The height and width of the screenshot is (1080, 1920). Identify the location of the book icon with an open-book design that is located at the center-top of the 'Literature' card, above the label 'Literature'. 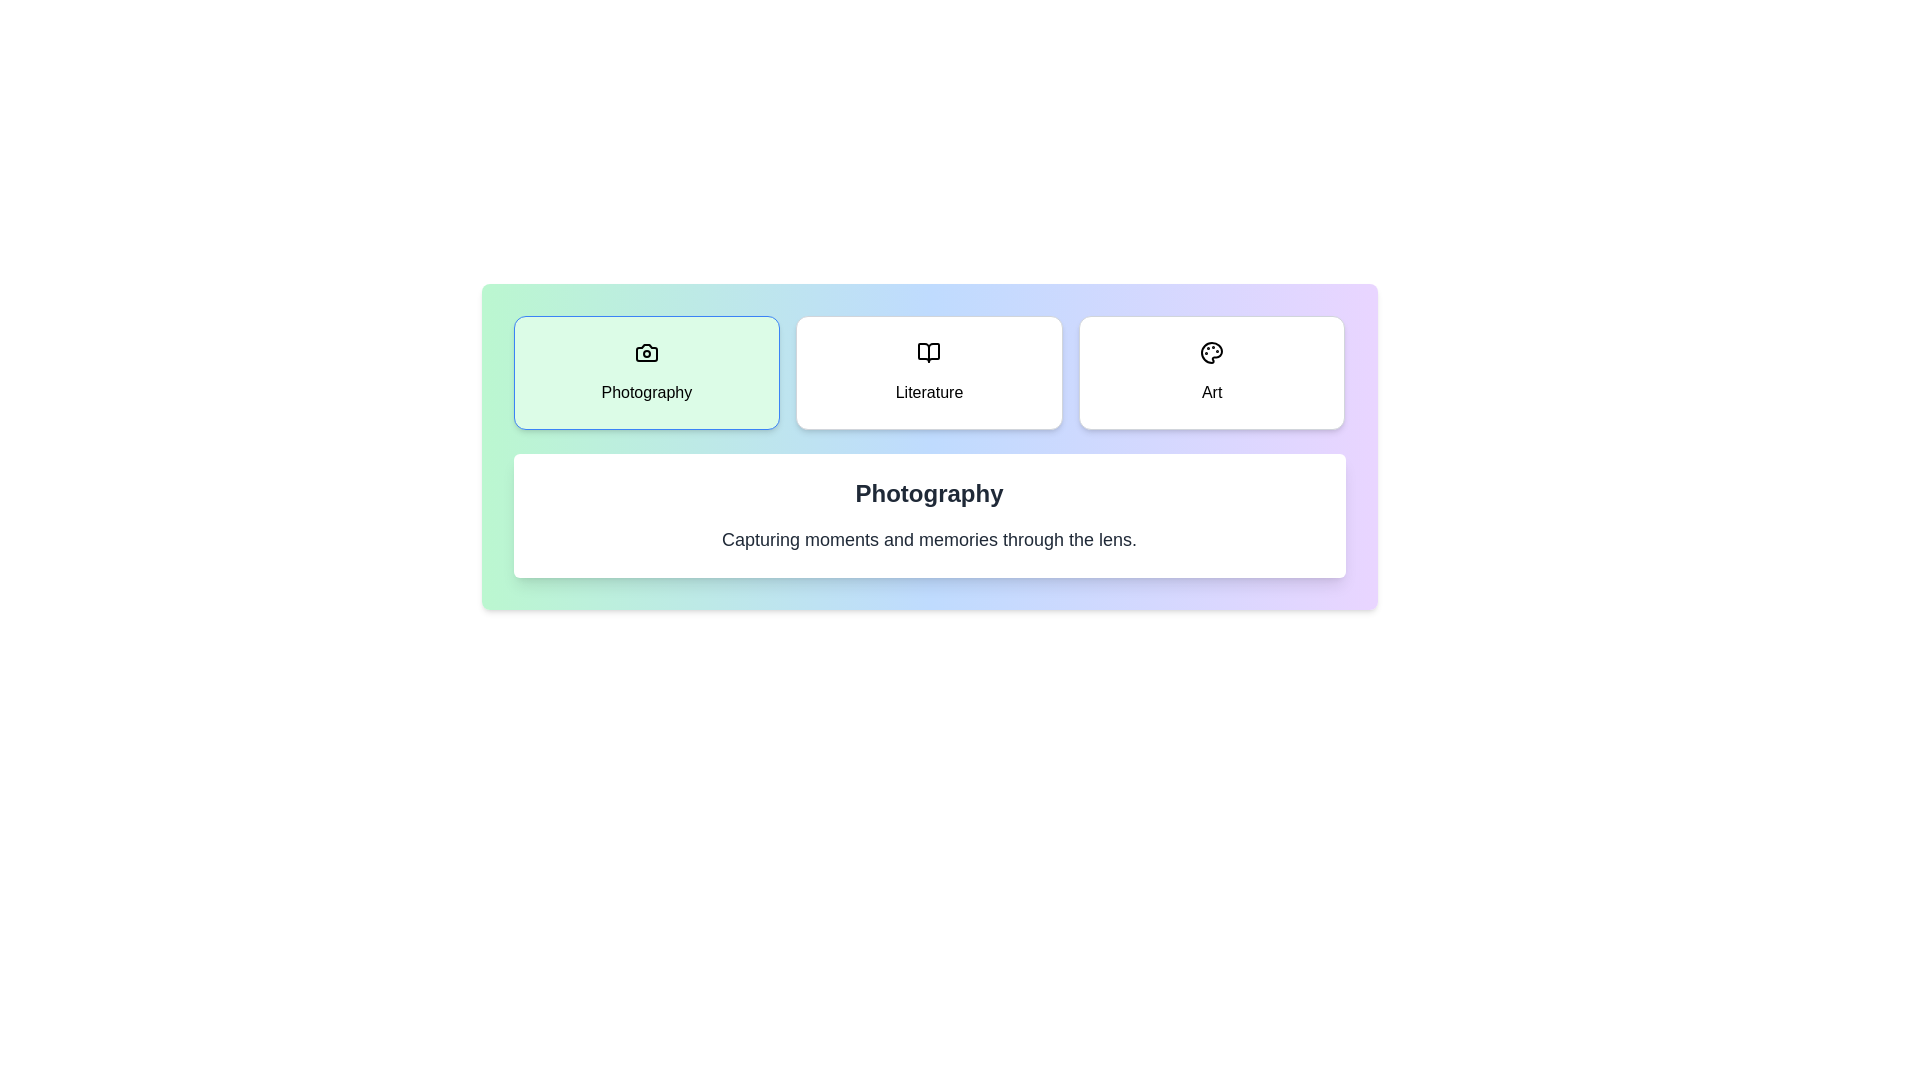
(928, 352).